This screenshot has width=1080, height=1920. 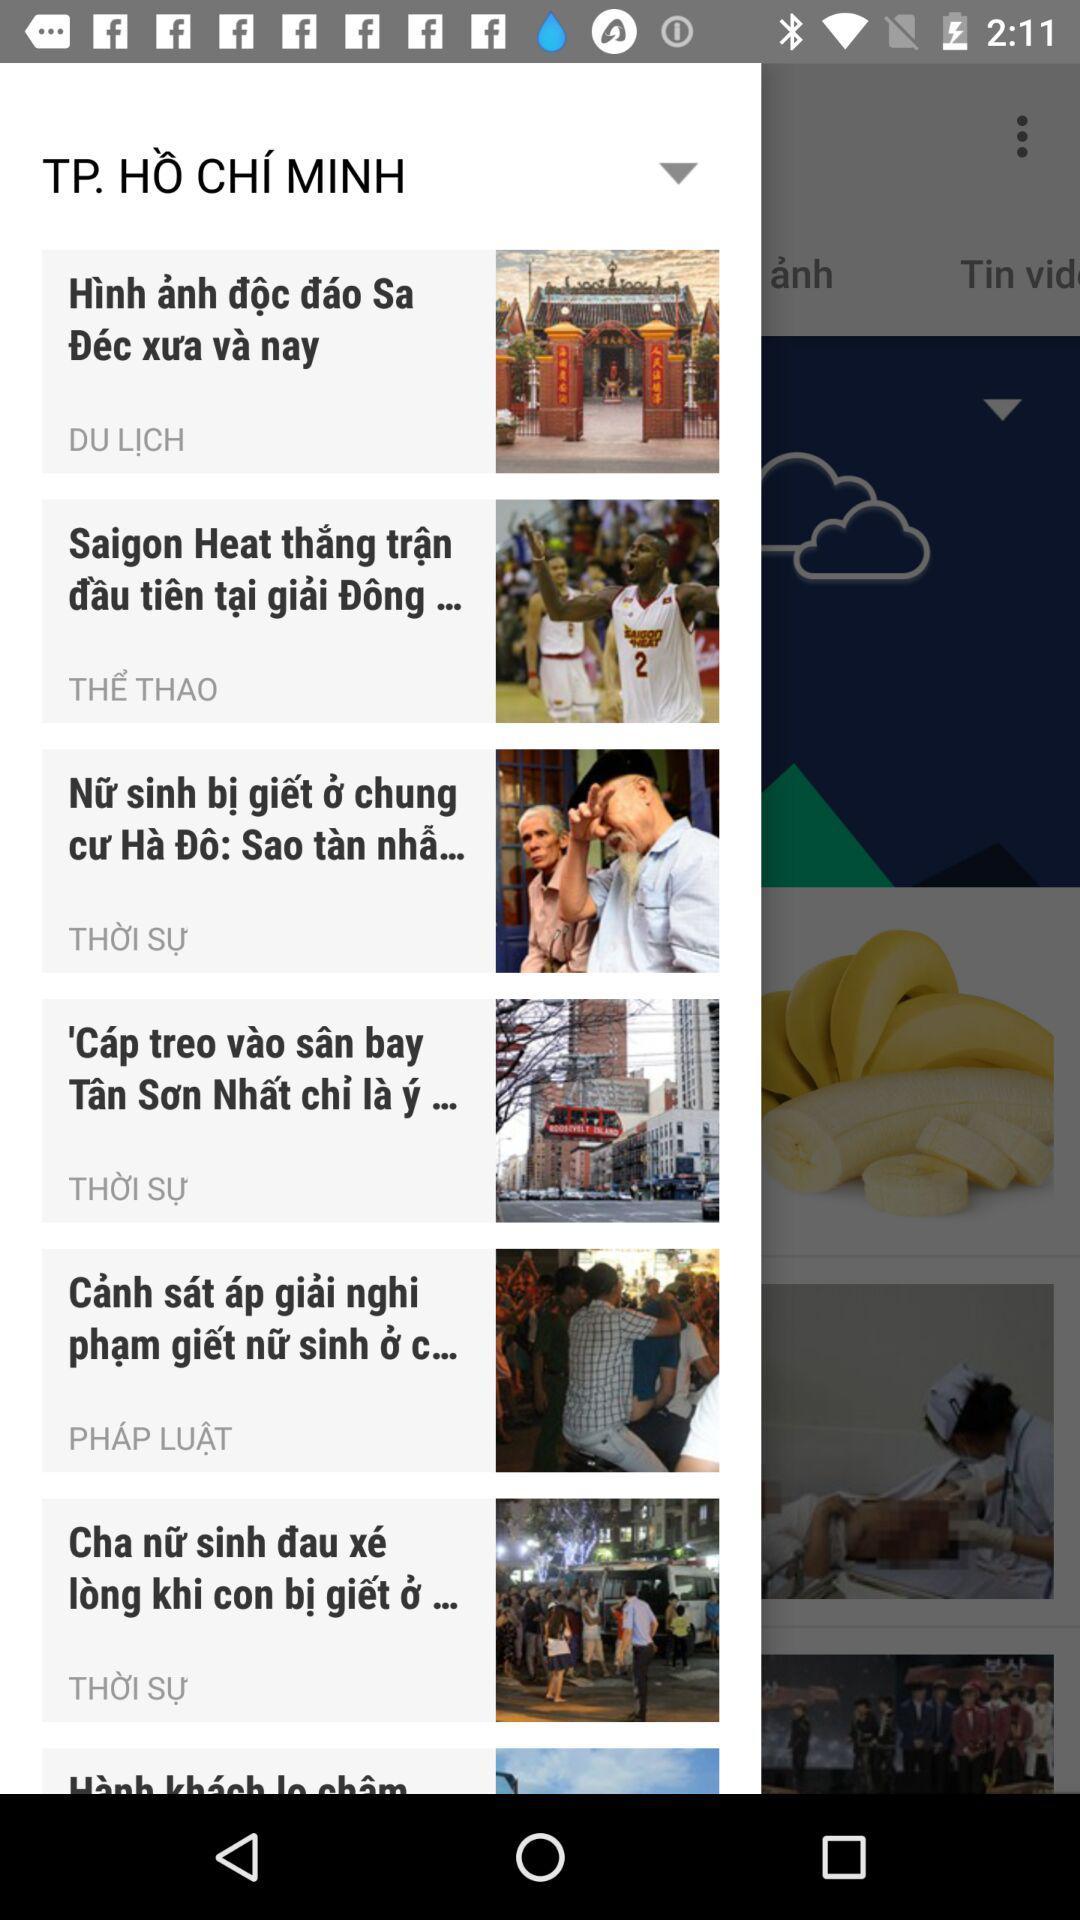 What do you see at coordinates (895, 1723) in the screenshot?
I see `the bottom right corner image` at bounding box center [895, 1723].